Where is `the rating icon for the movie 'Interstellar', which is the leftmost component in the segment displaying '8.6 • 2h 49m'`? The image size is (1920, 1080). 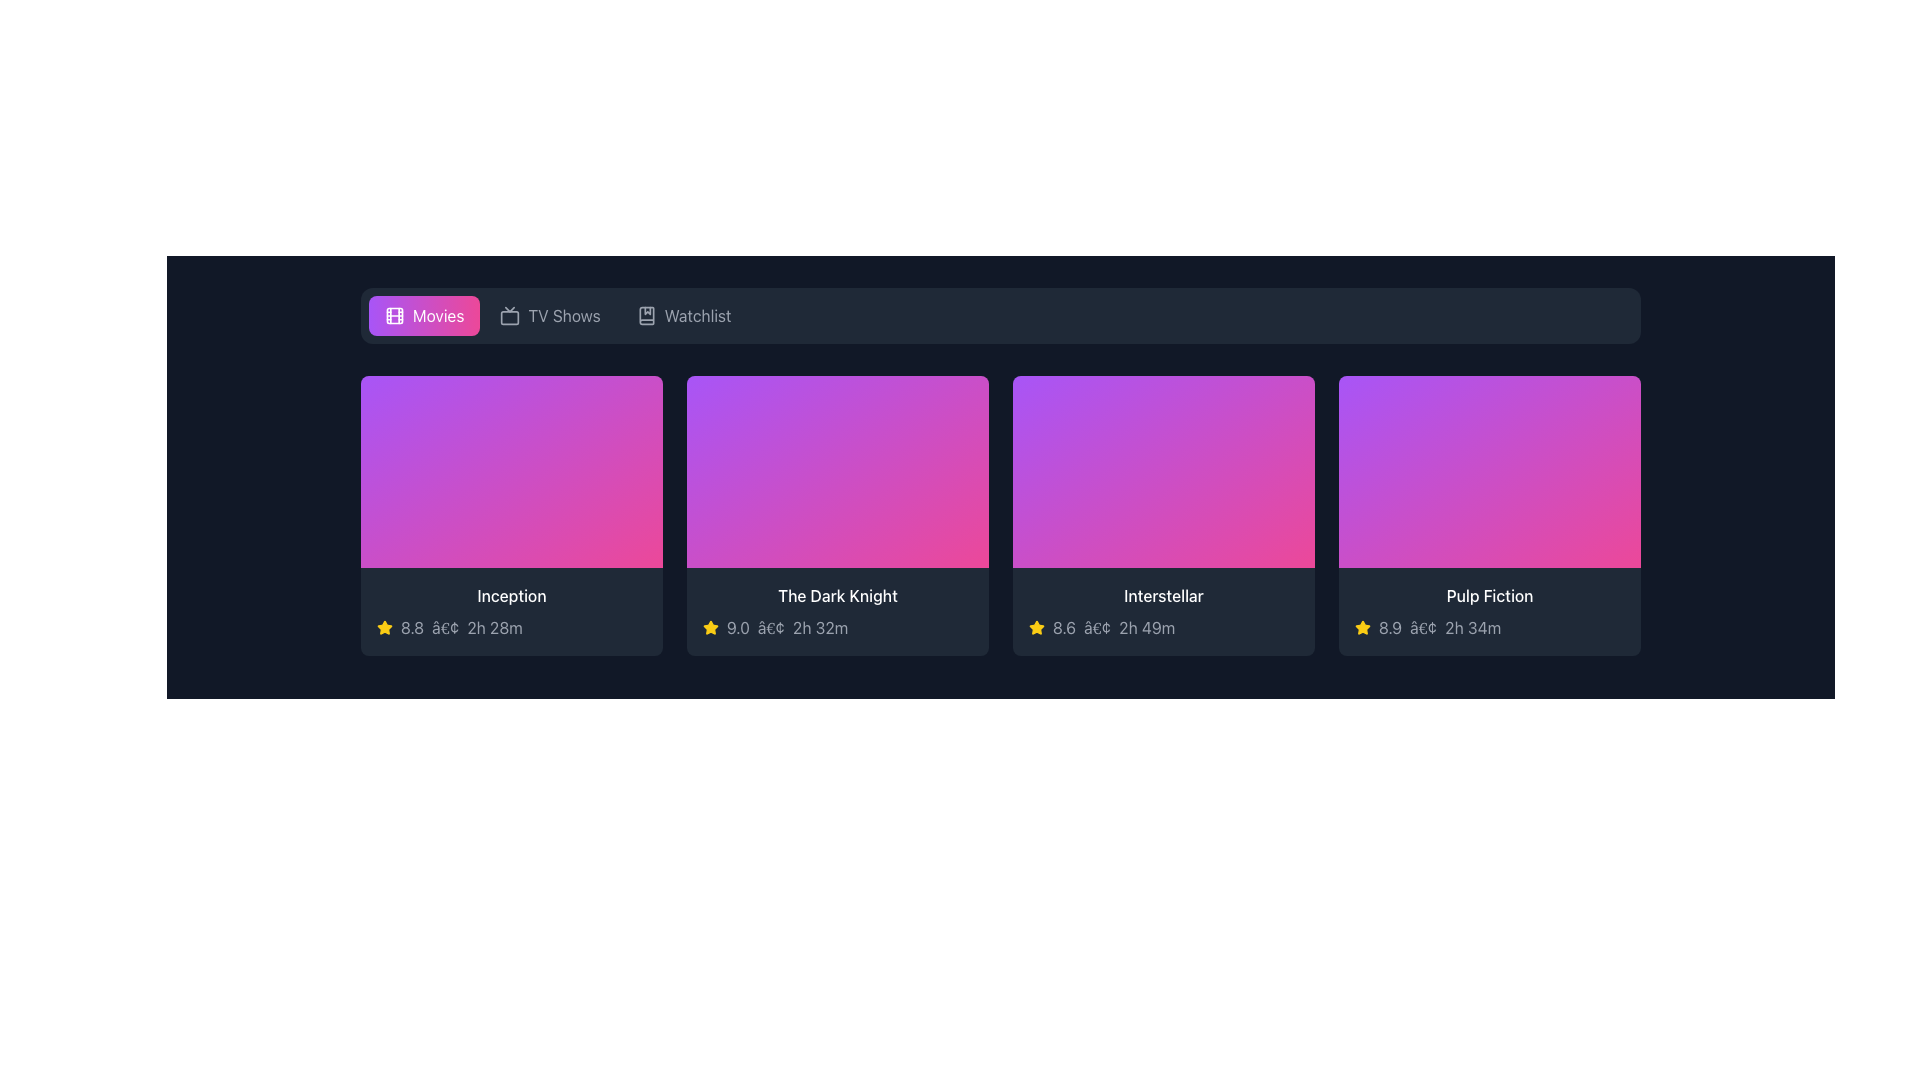
the rating icon for the movie 'Interstellar', which is the leftmost component in the segment displaying '8.6 • 2h 49m' is located at coordinates (1036, 627).